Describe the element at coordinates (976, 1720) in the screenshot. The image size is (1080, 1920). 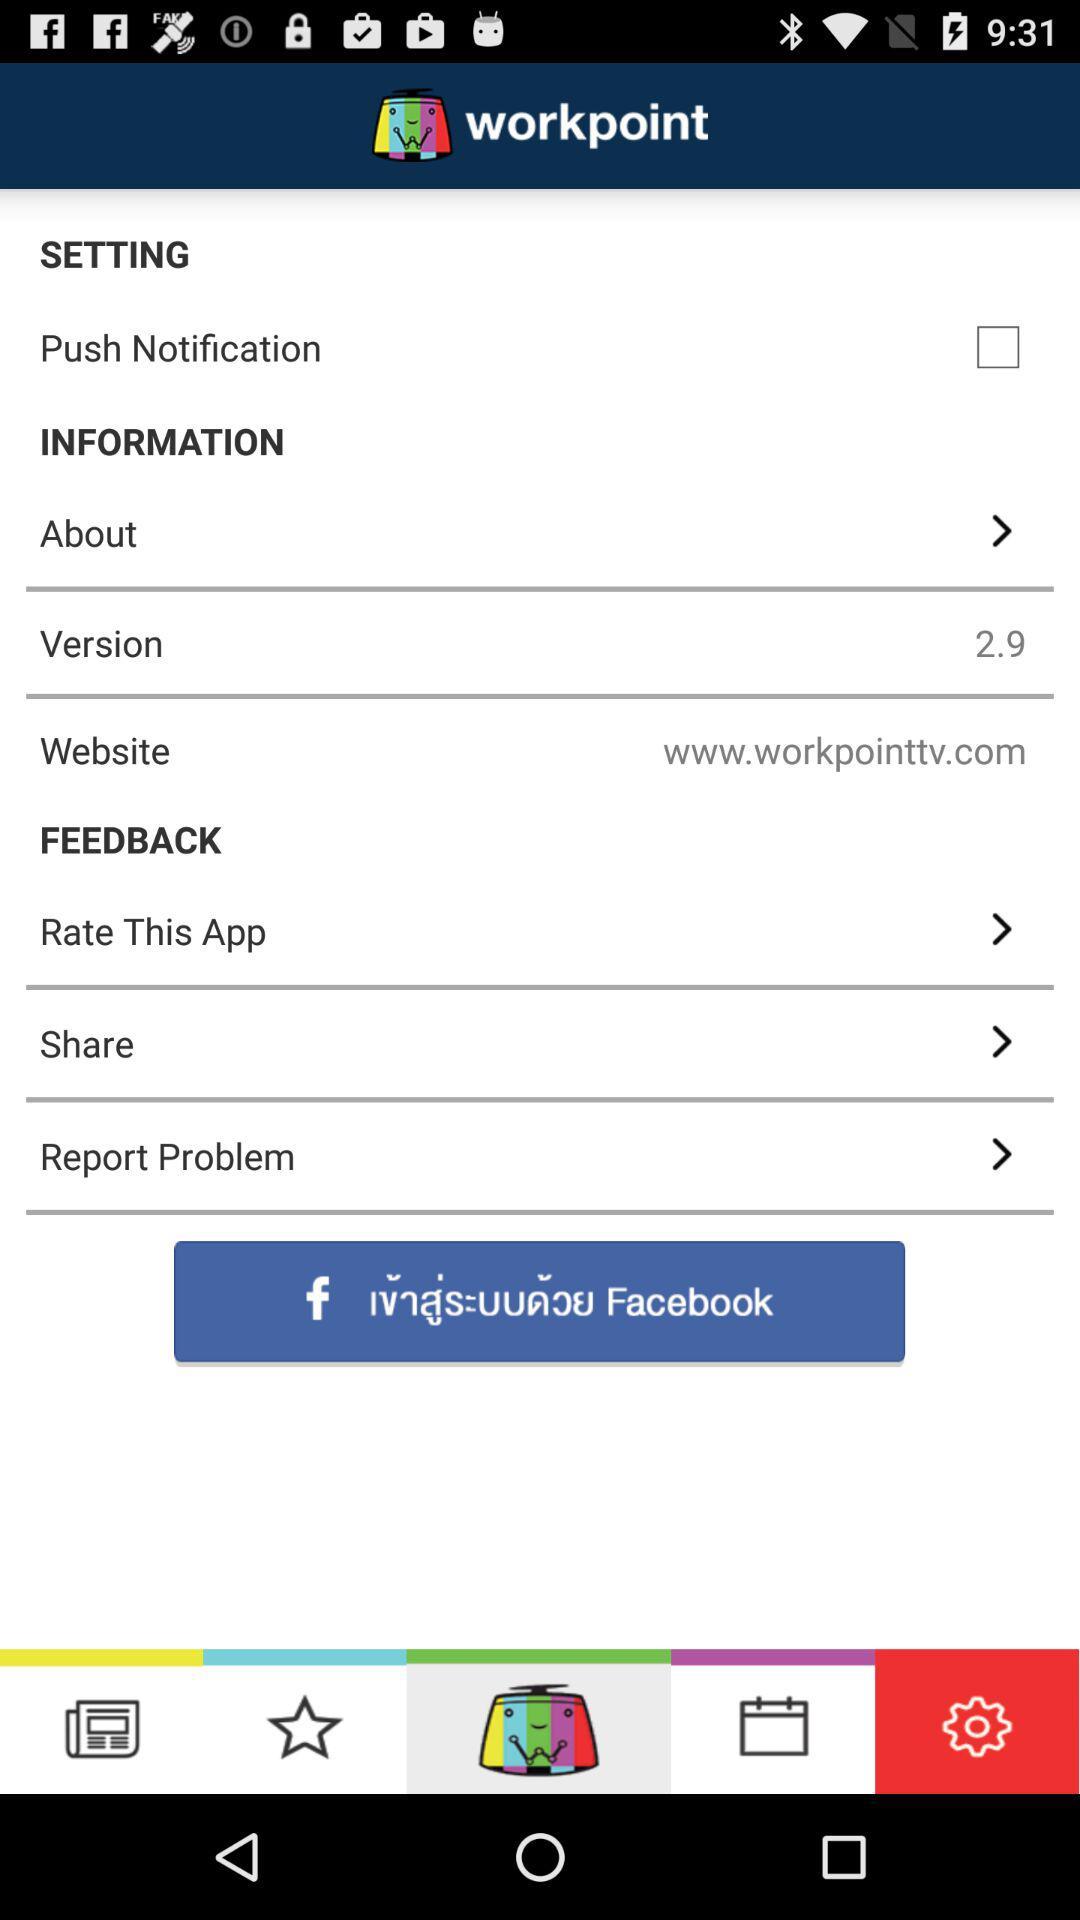
I see `click here to access settings` at that location.